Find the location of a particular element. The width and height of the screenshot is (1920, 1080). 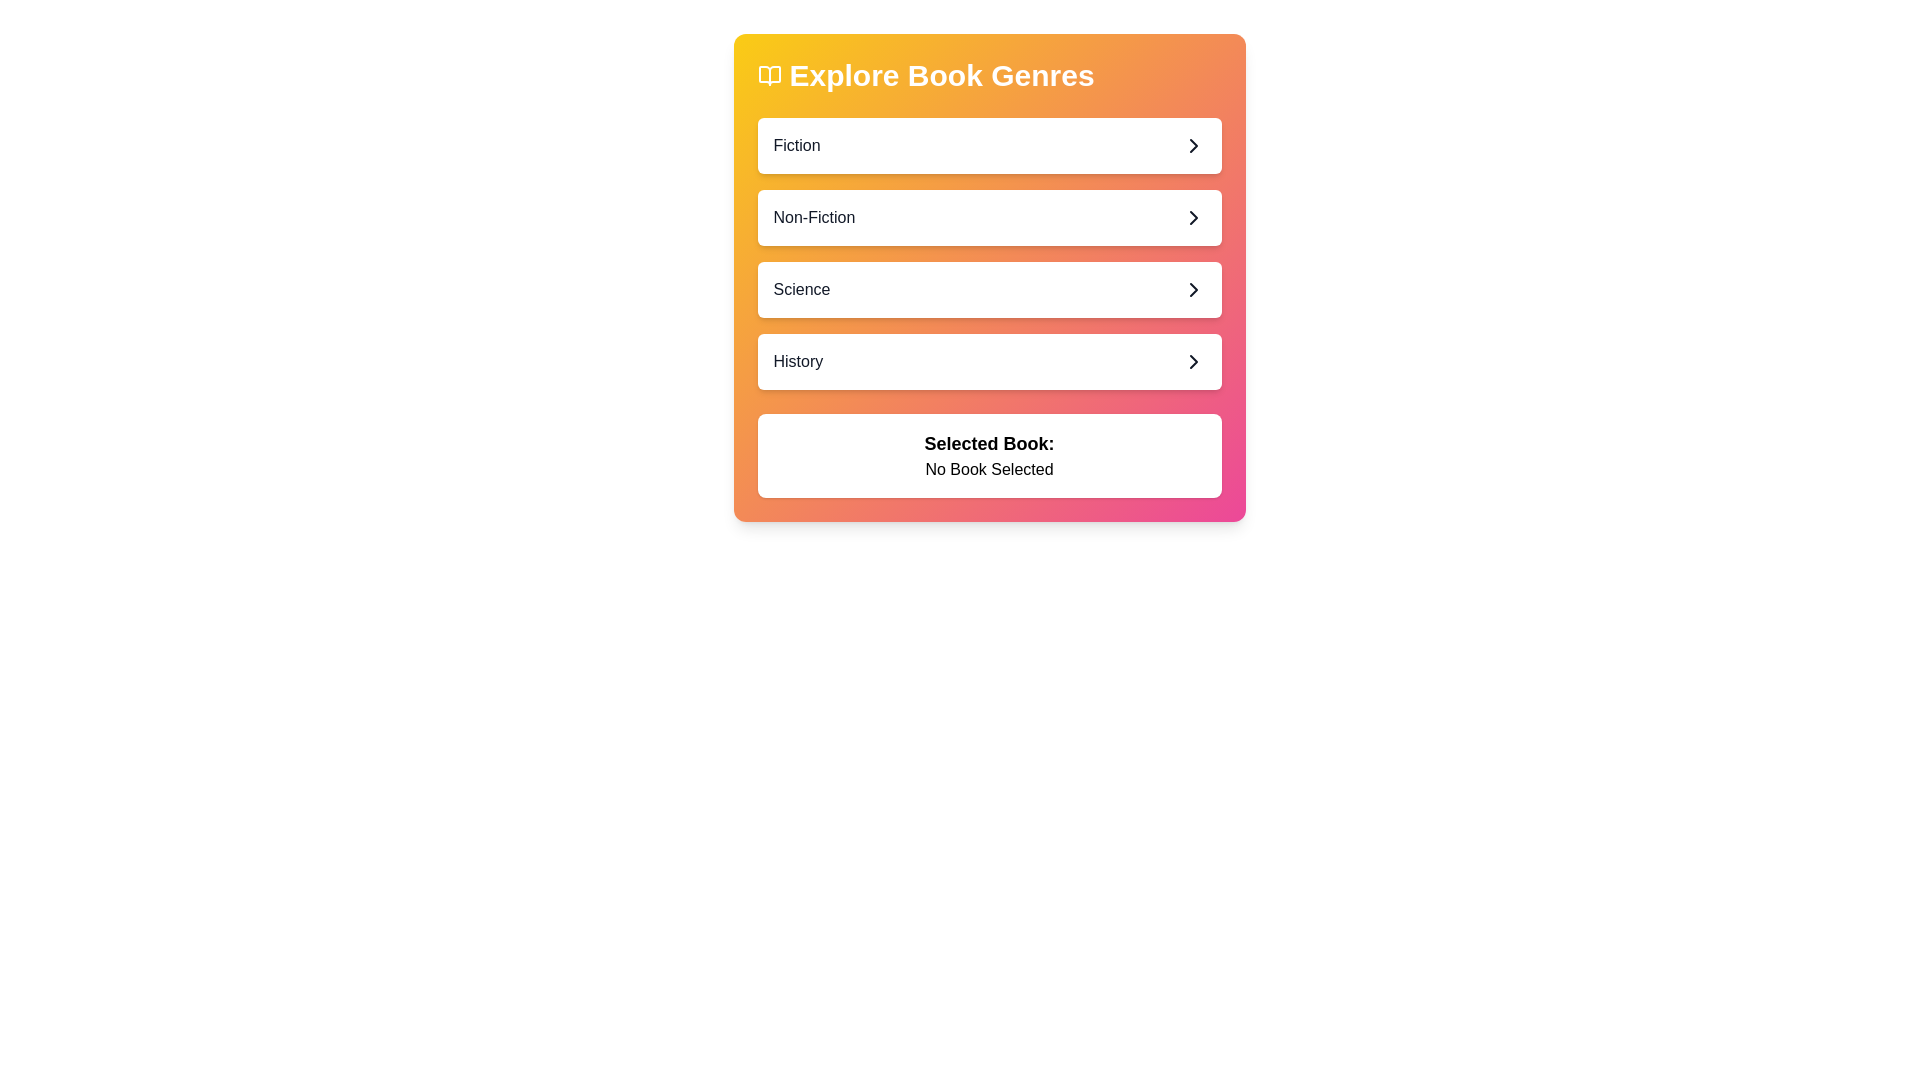

the 'History' clickable list item is located at coordinates (989, 362).